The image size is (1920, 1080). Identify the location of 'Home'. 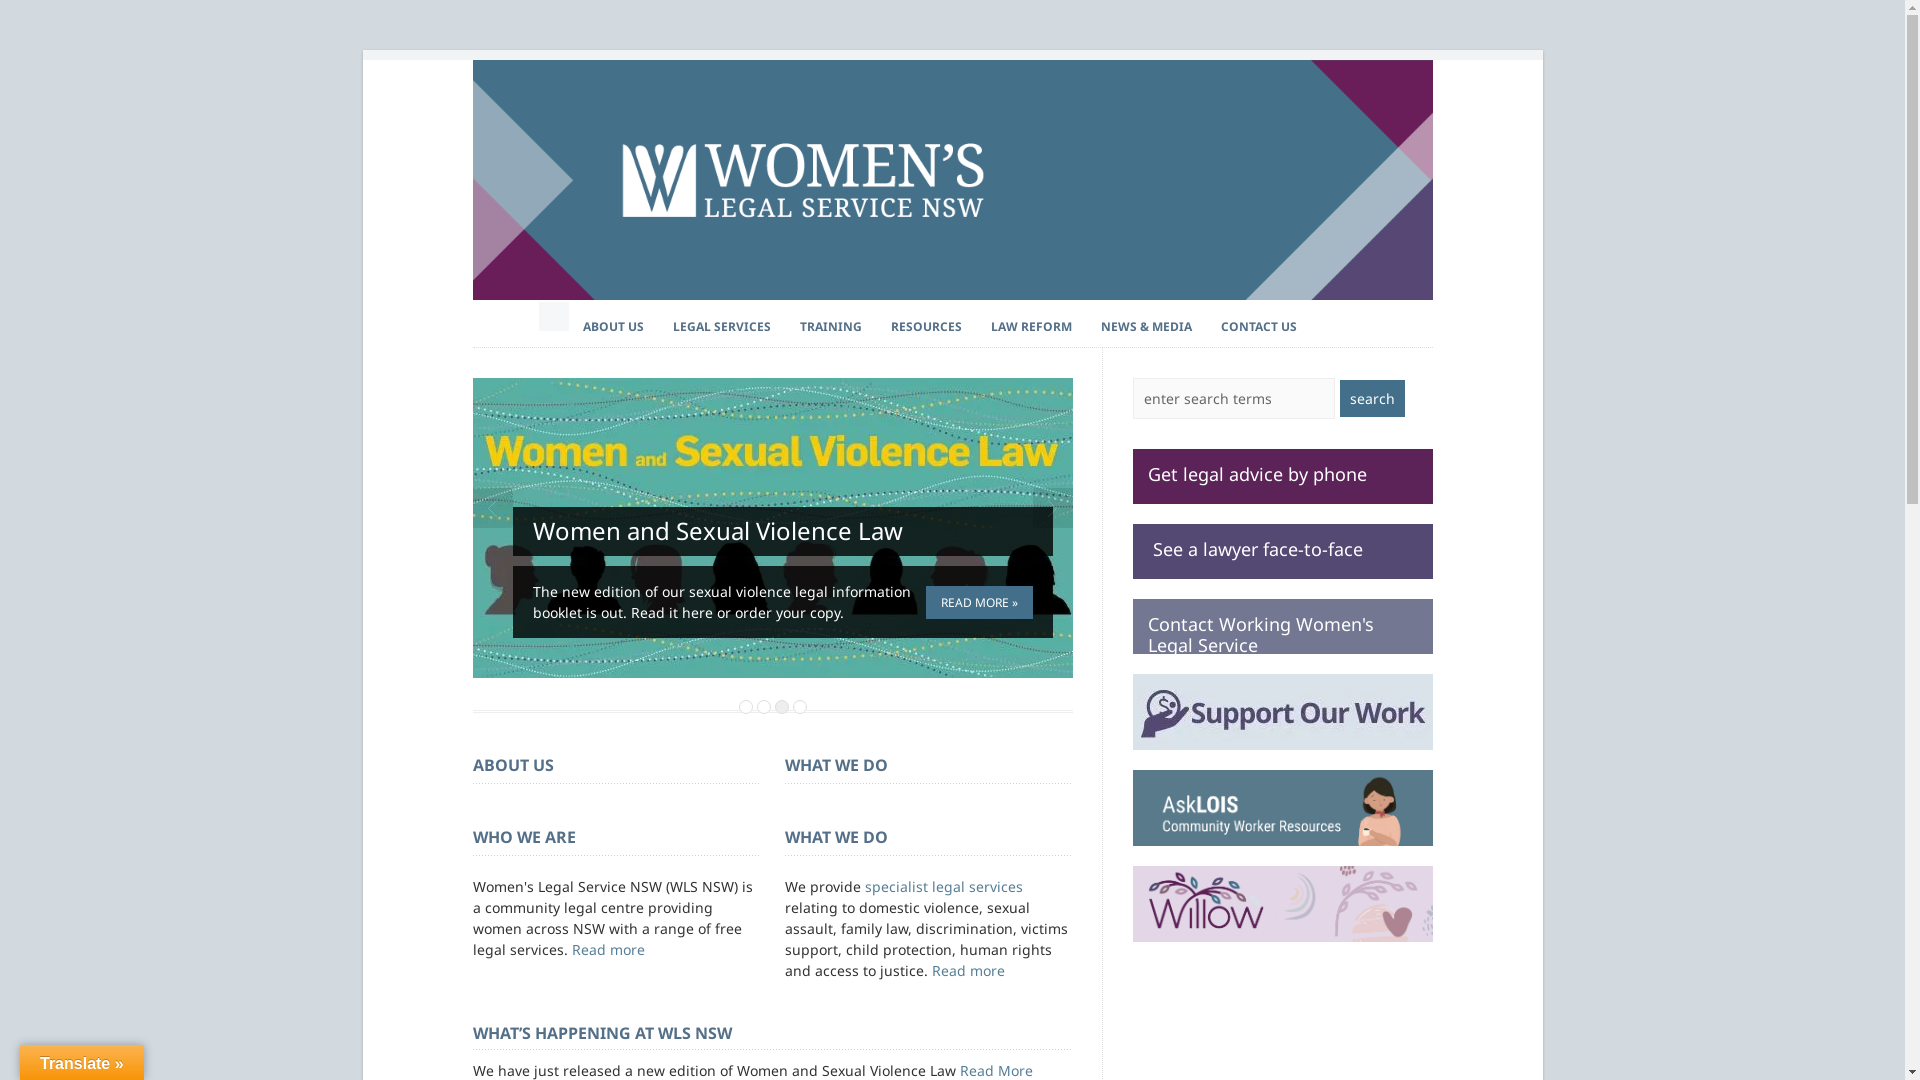
(553, 315).